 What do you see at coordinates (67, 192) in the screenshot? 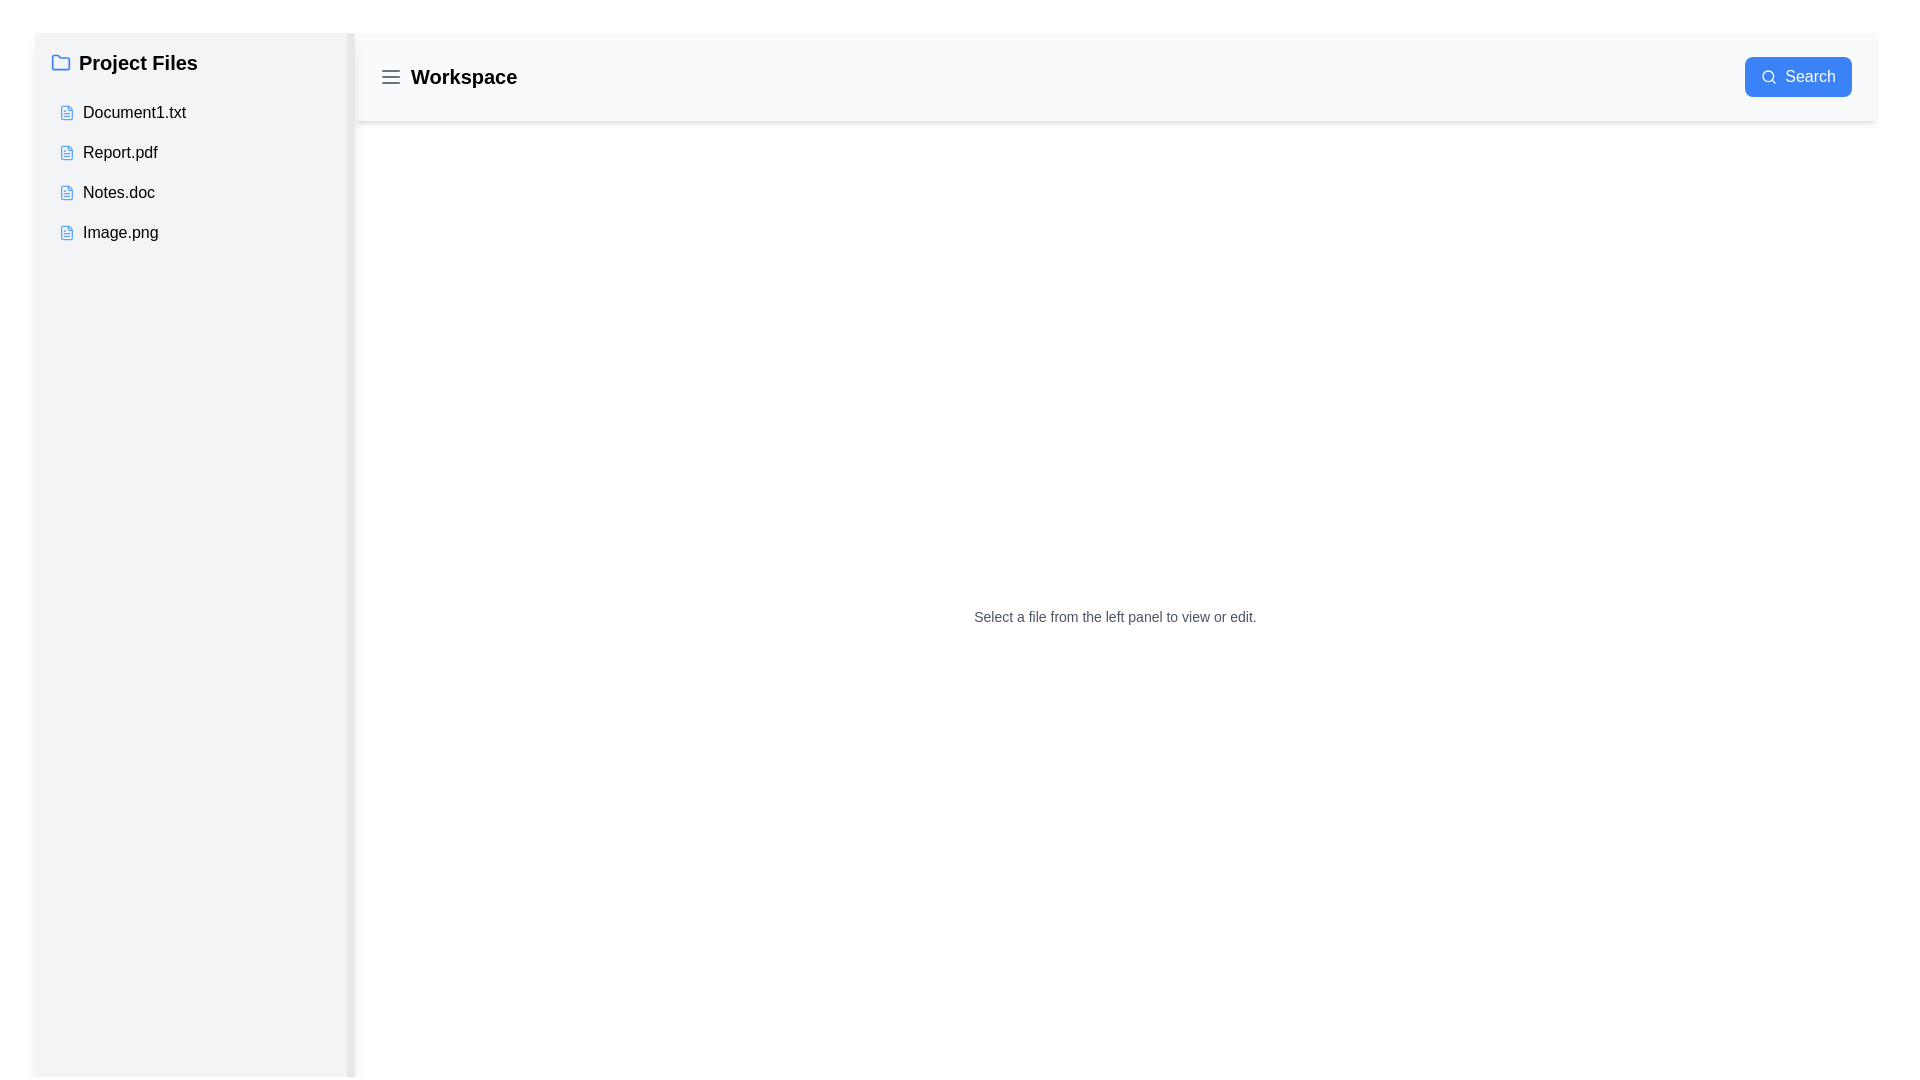
I see `the file icon with a blue outline and folded corner located at the start of the 'Notes.doc' list item in the left sidebar` at bounding box center [67, 192].